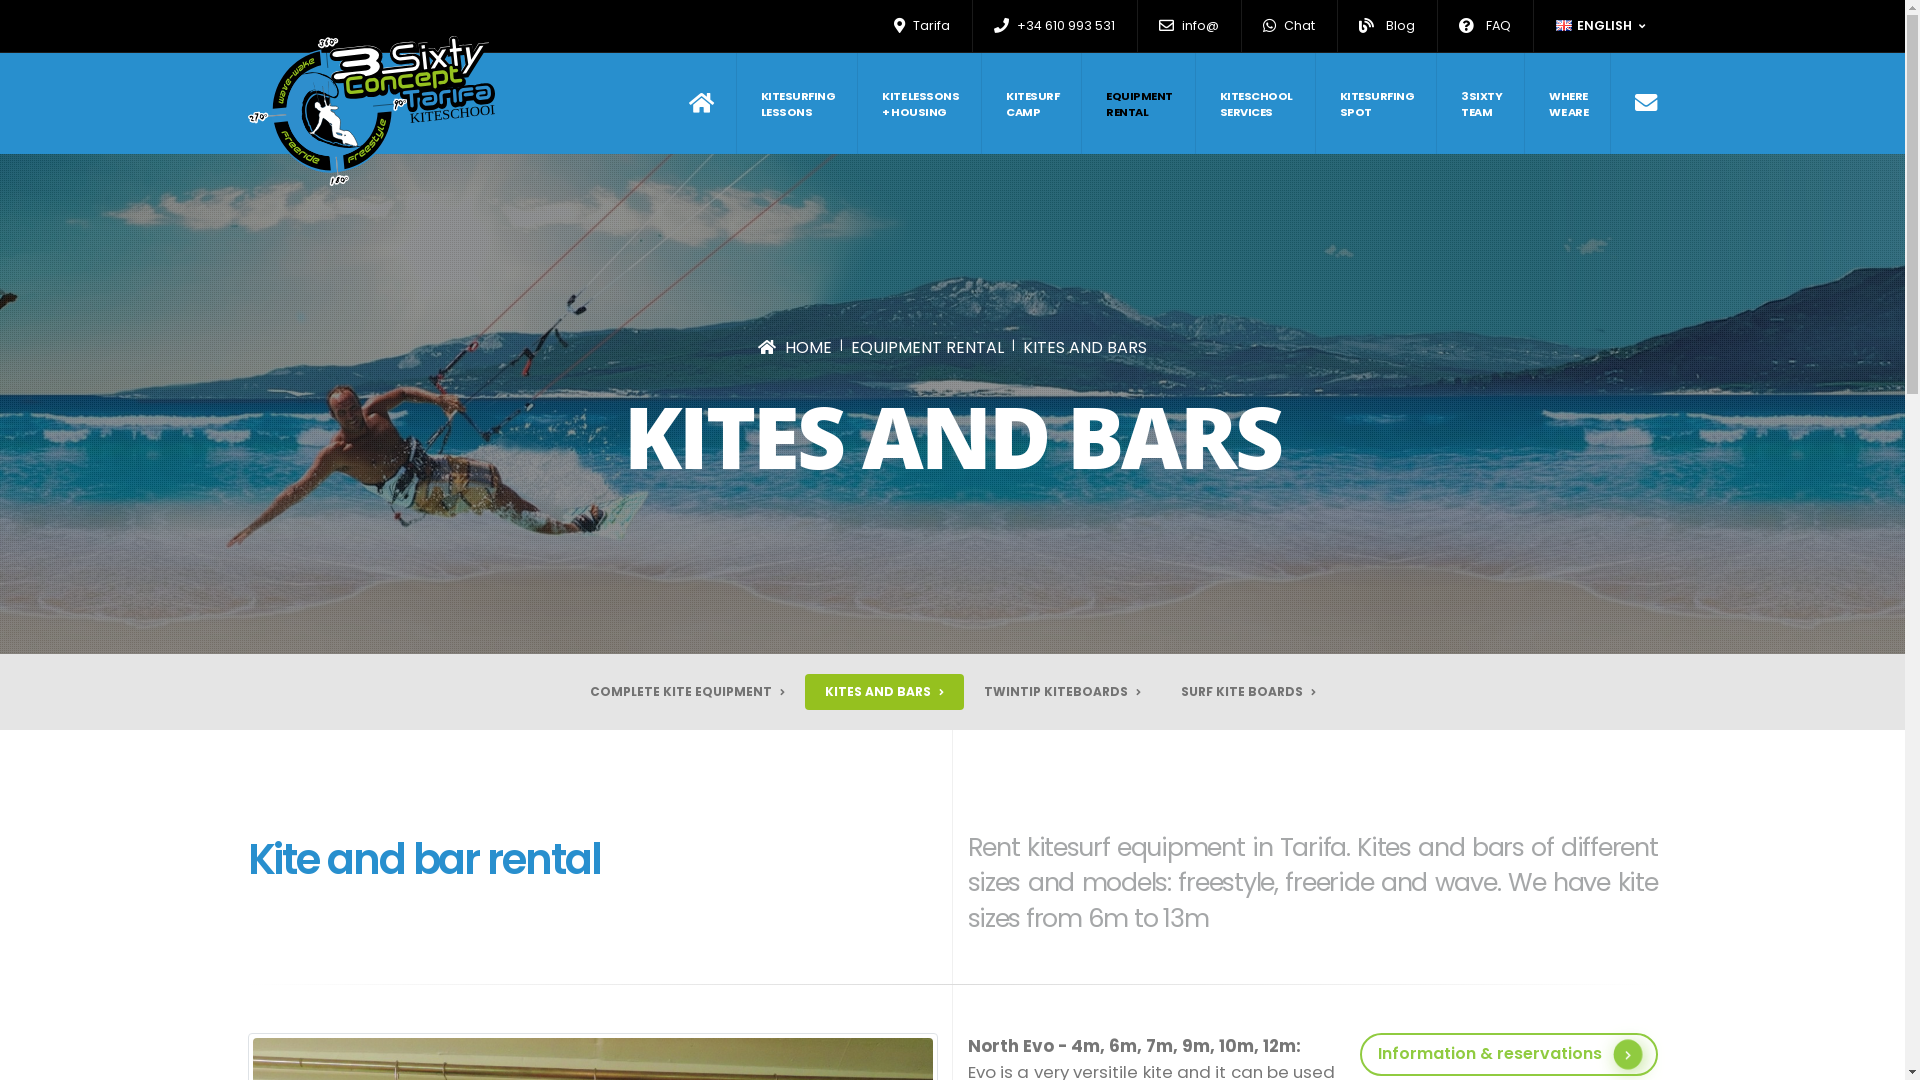  What do you see at coordinates (1602, 26) in the screenshot?
I see `'ENGLISH'` at bounding box center [1602, 26].